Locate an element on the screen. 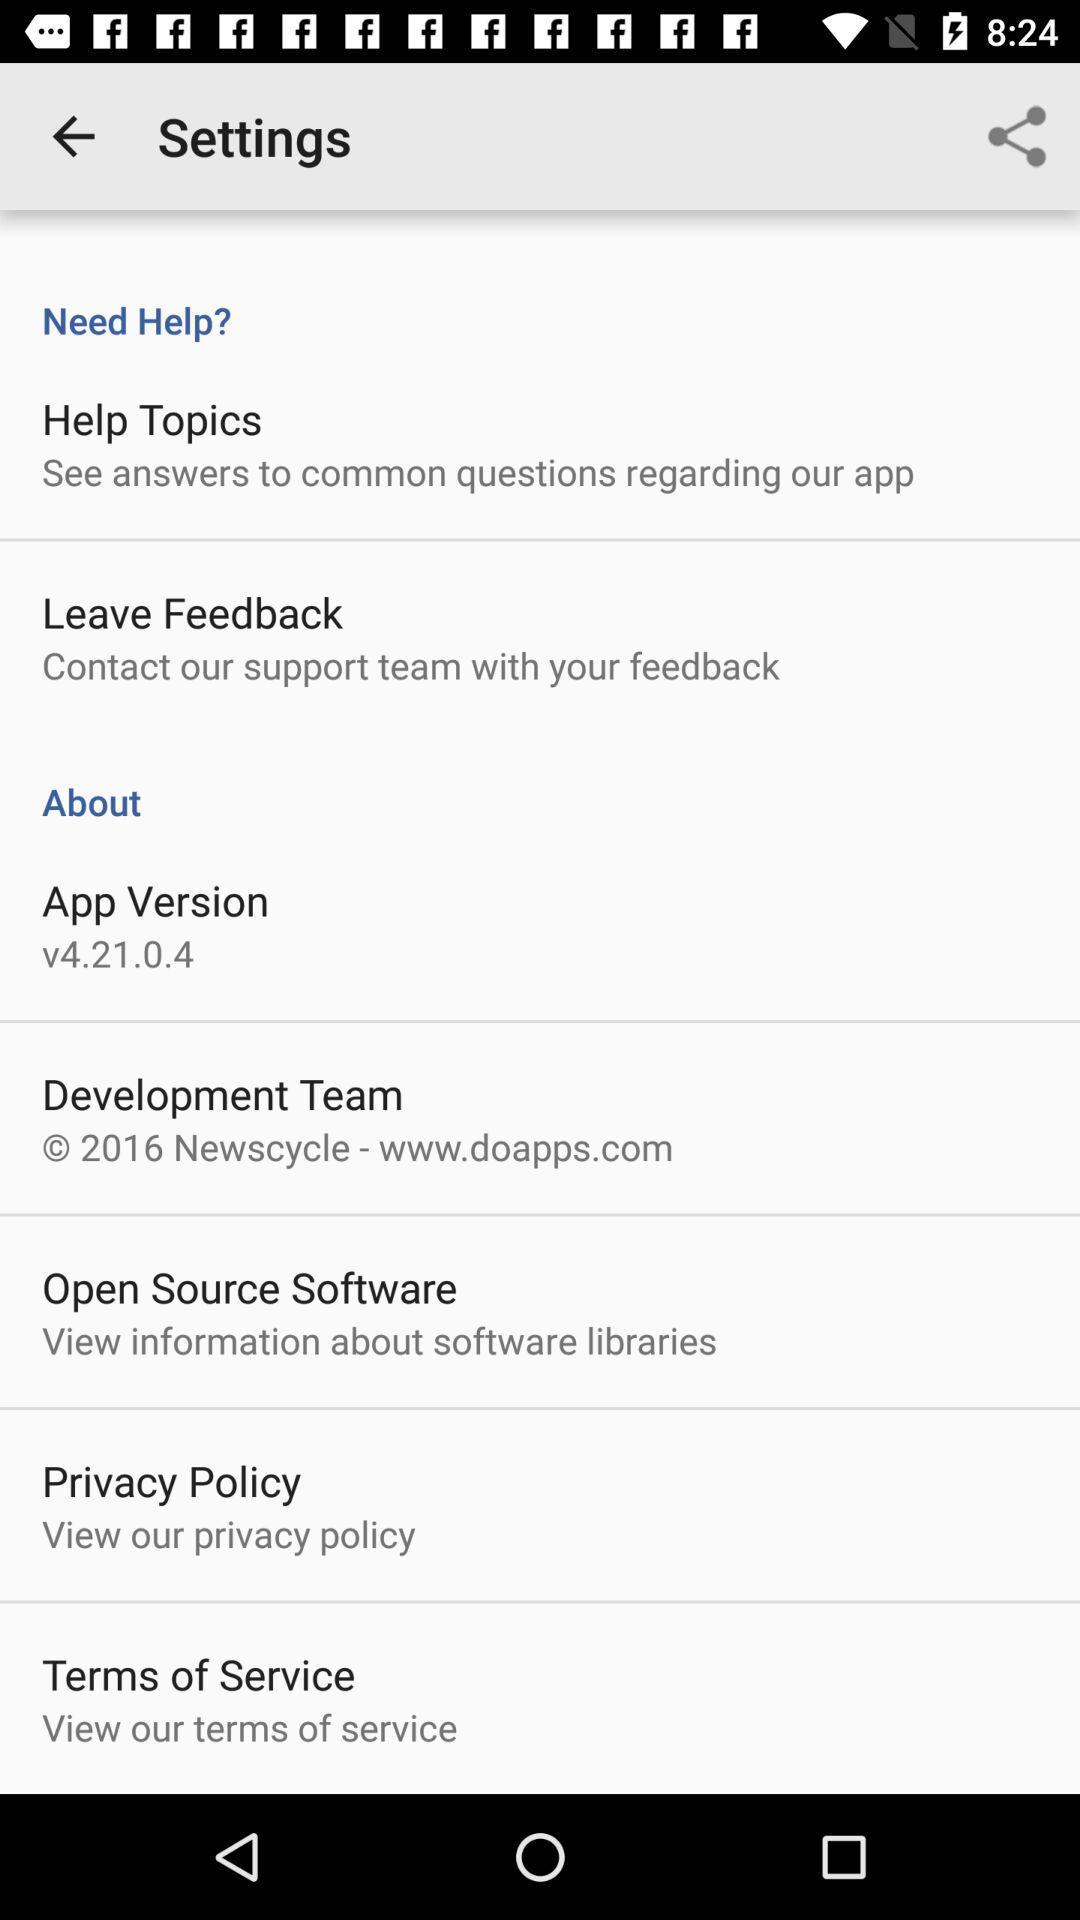 This screenshot has width=1080, height=1920. development team icon is located at coordinates (222, 1092).